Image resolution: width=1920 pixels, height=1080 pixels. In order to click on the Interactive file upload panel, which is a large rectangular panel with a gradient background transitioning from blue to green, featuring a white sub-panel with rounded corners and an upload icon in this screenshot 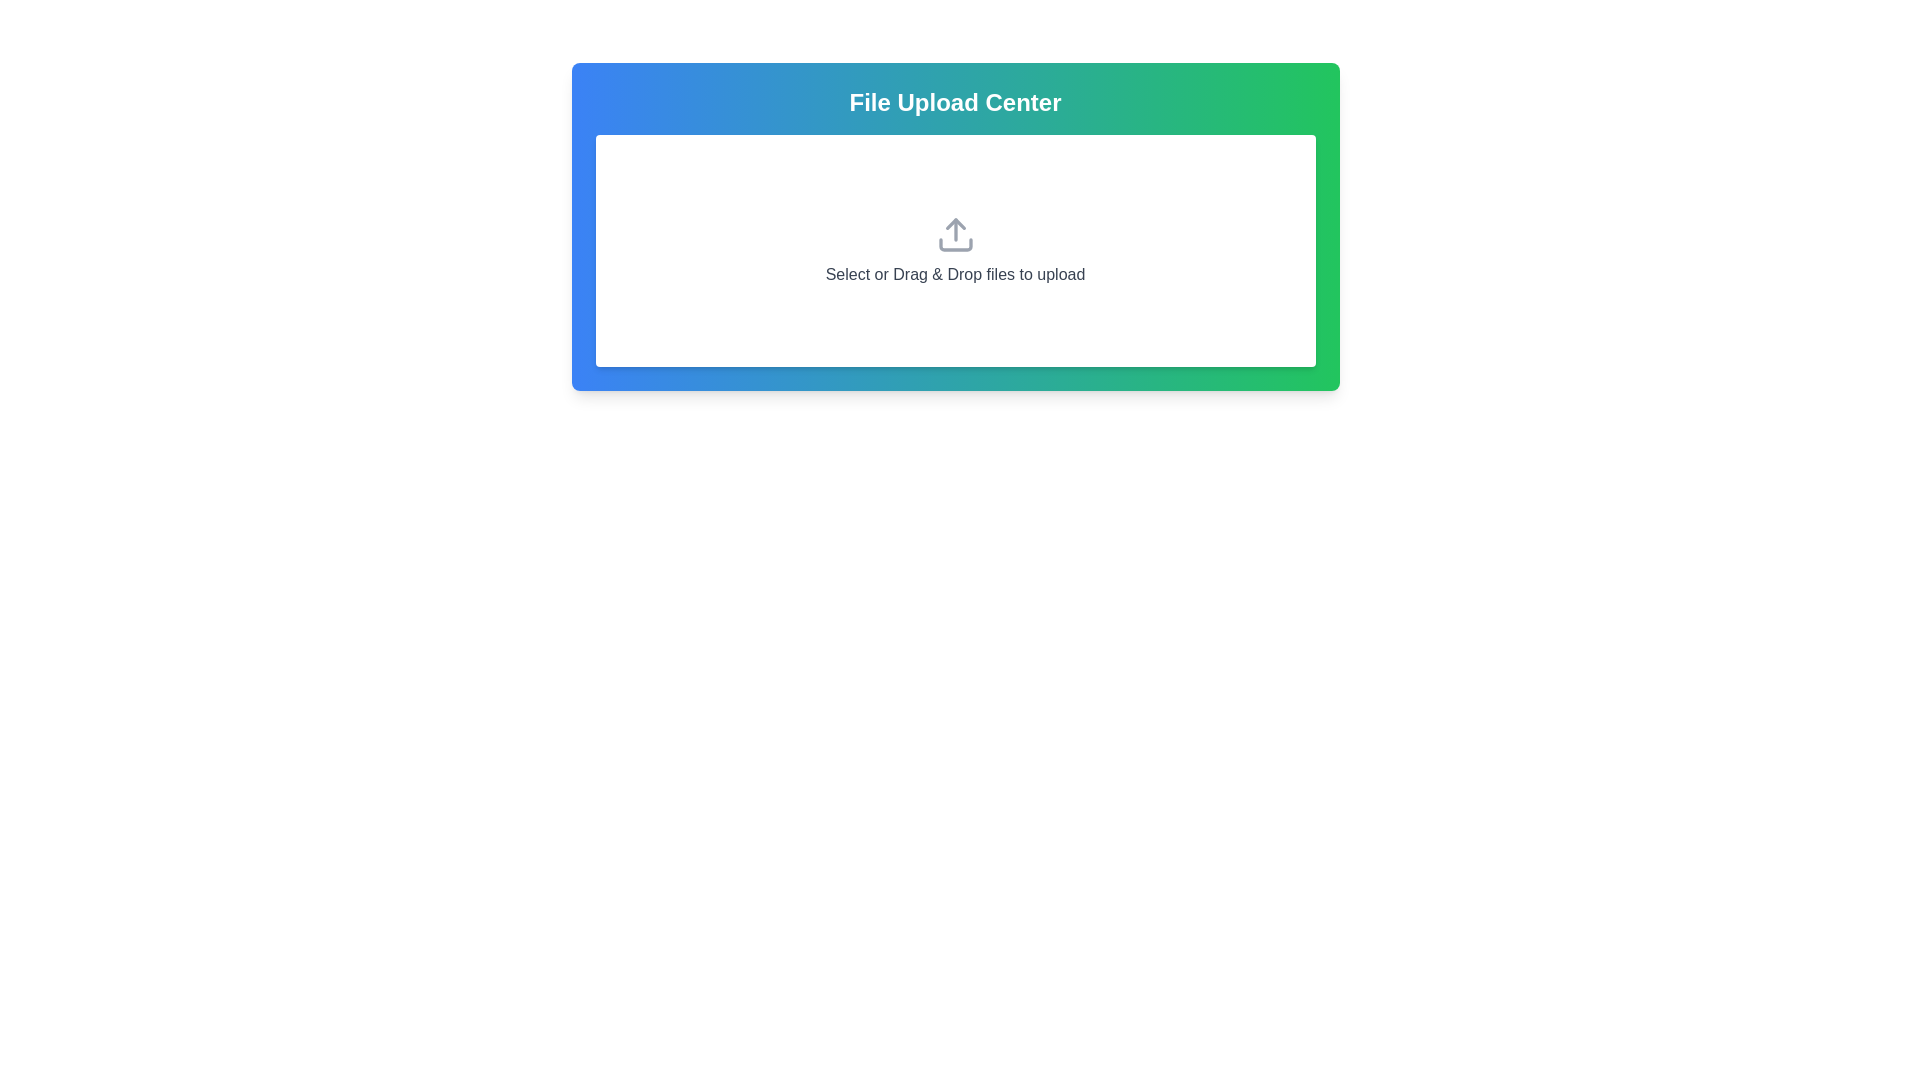, I will do `click(954, 226)`.